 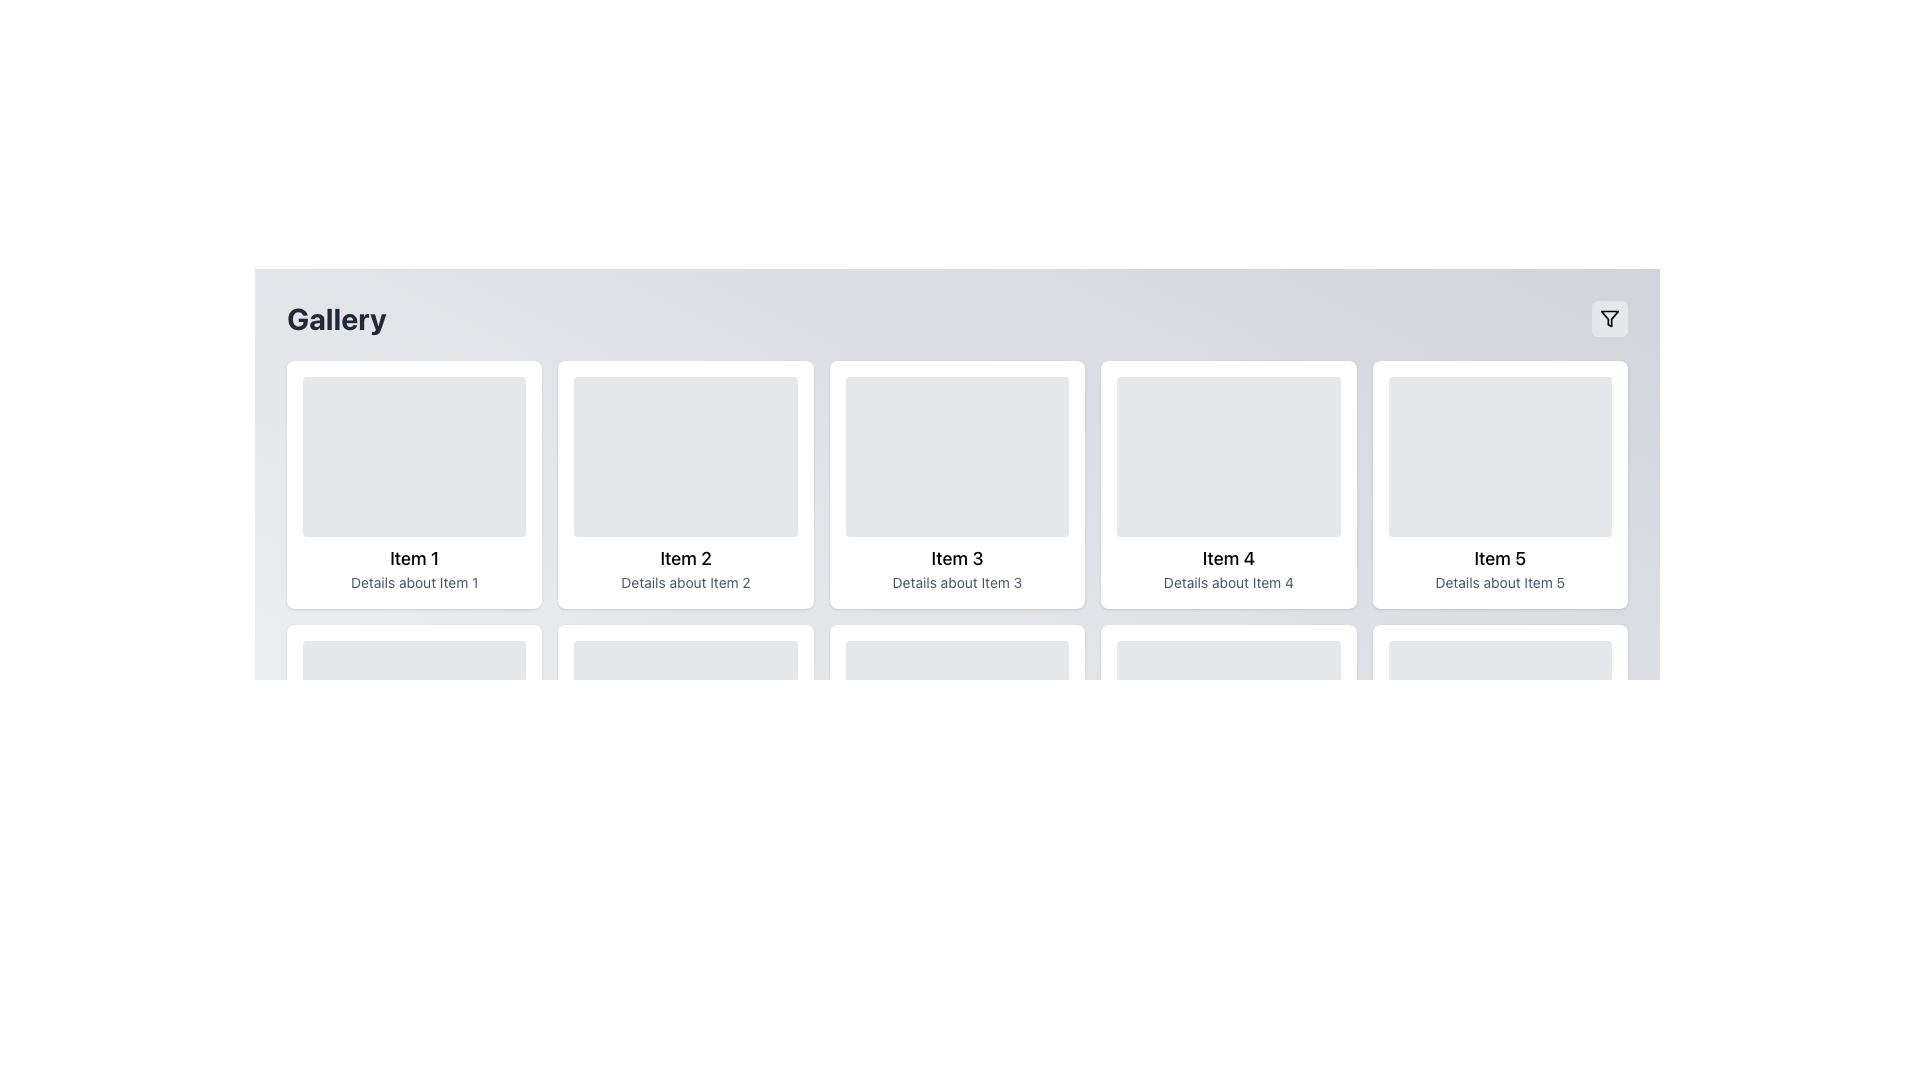 I want to click on the static Text Label that provides additional details about Item 5, located beneath the title text in the fifth card of the Gallery, so click(x=1500, y=582).